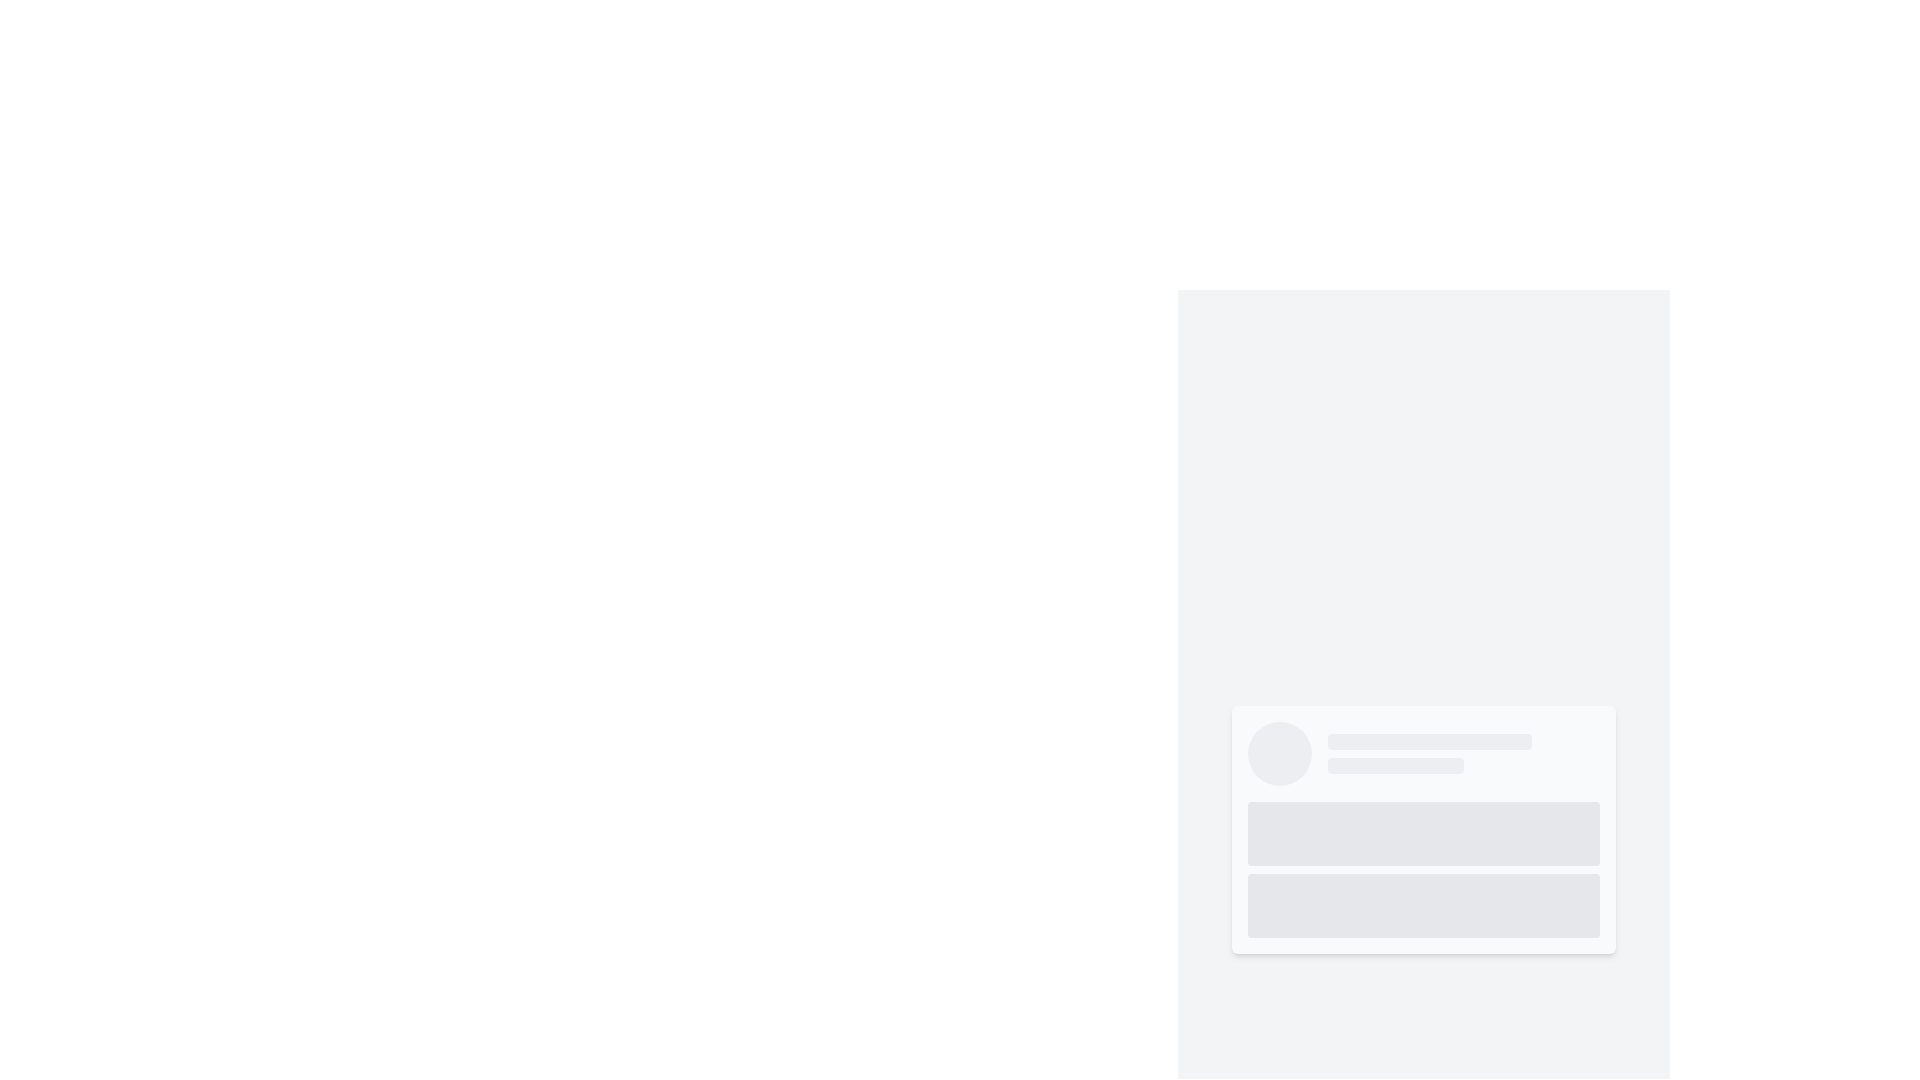 This screenshot has width=1920, height=1080. Describe the element at coordinates (1423, 906) in the screenshot. I see `the second static box element in the vertical list, which serves a decorative purpose within the card layout` at that location.